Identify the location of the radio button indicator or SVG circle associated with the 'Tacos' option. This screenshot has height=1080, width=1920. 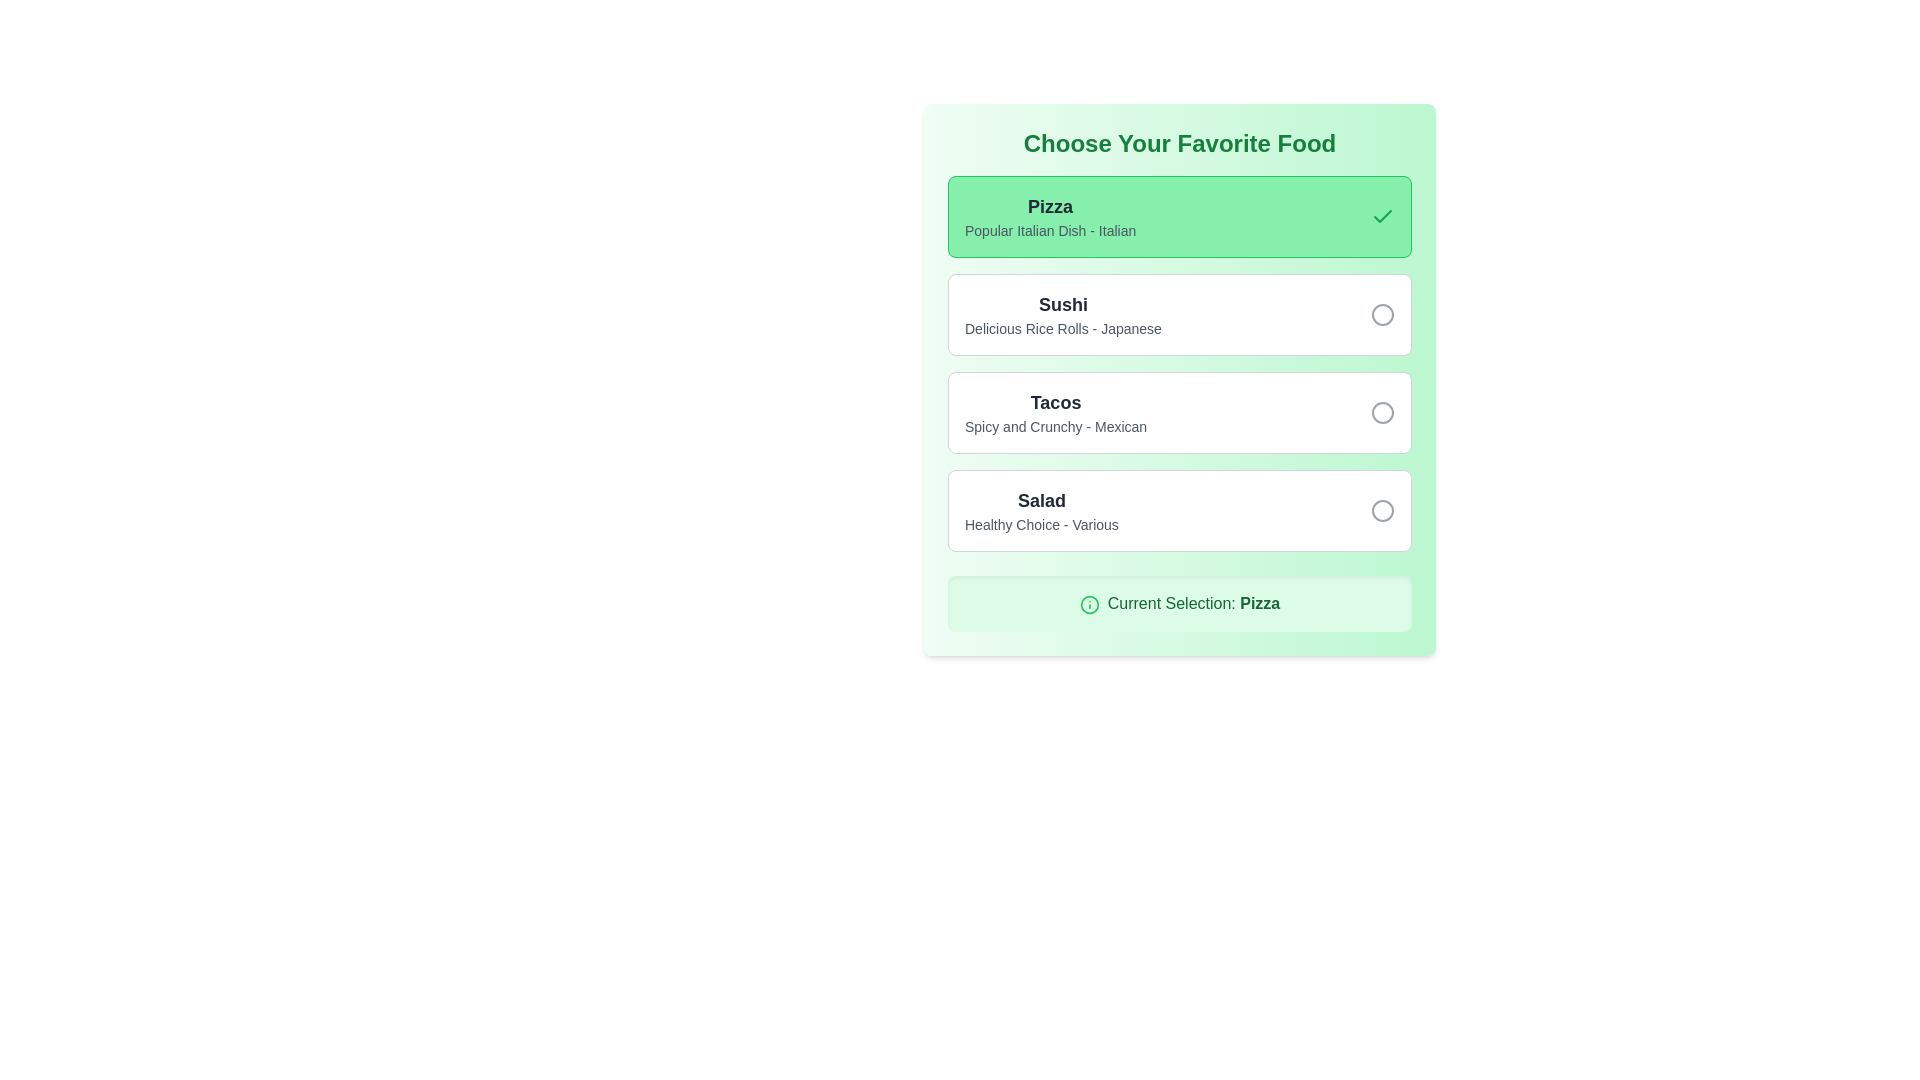
(1381, 411).